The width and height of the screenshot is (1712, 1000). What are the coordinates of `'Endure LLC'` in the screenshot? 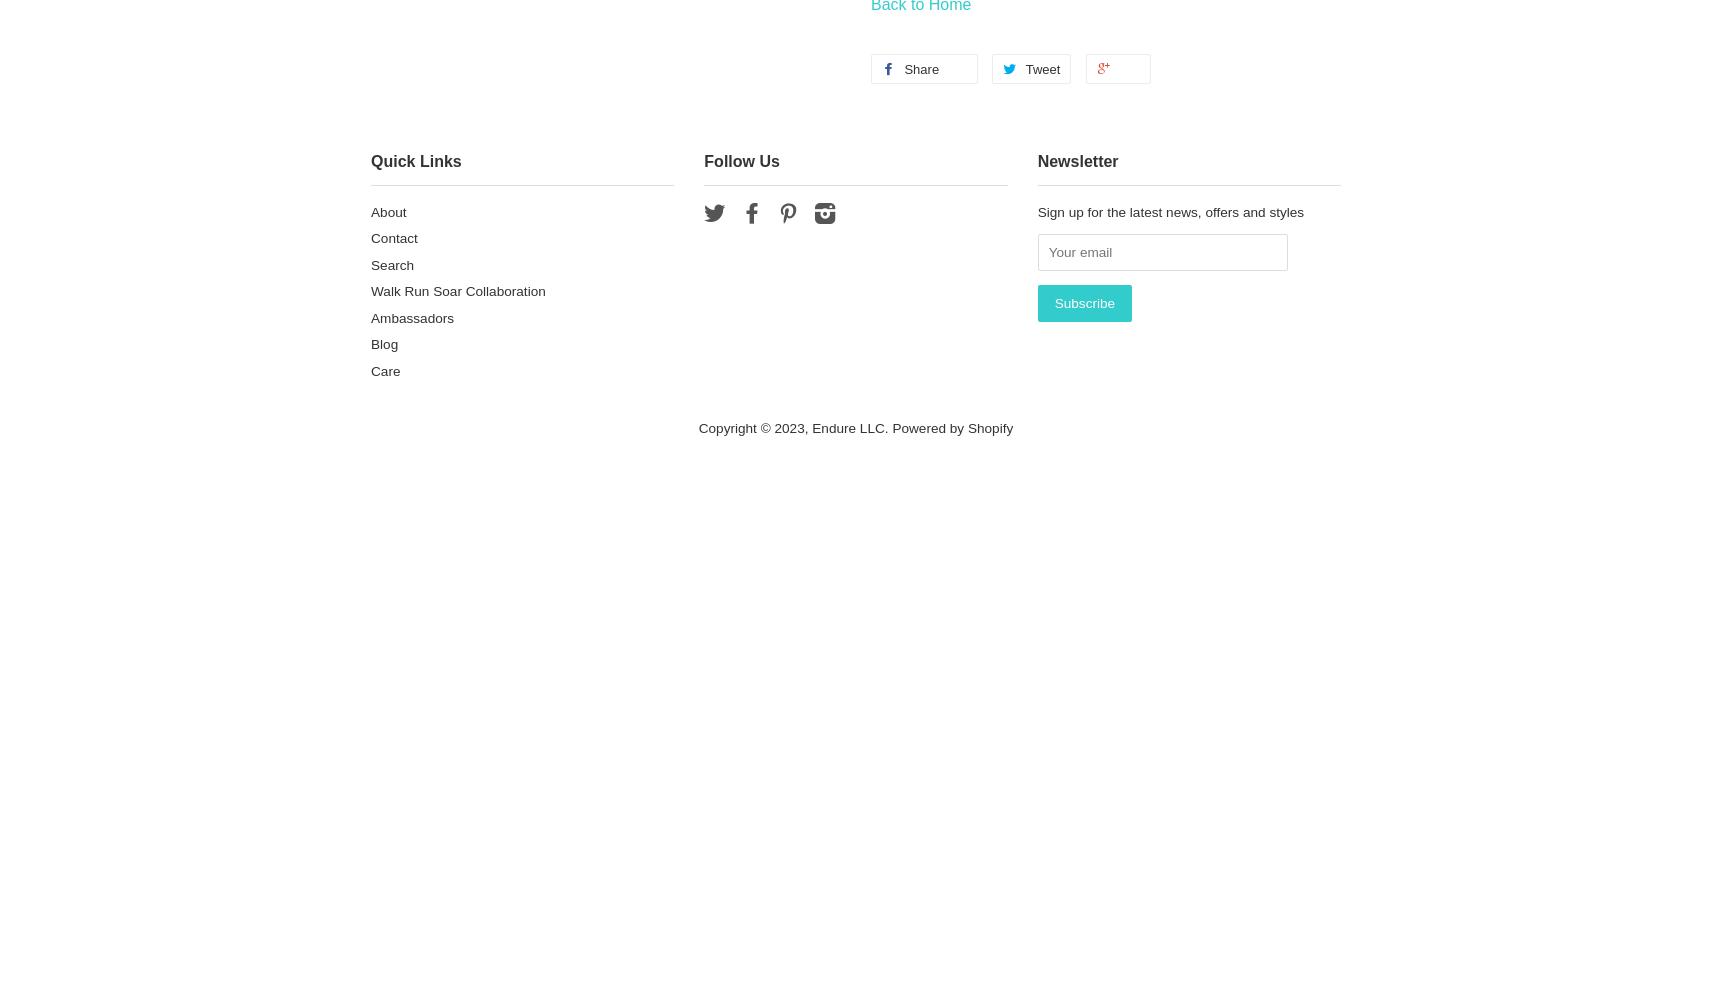 It's located at (847, 428).